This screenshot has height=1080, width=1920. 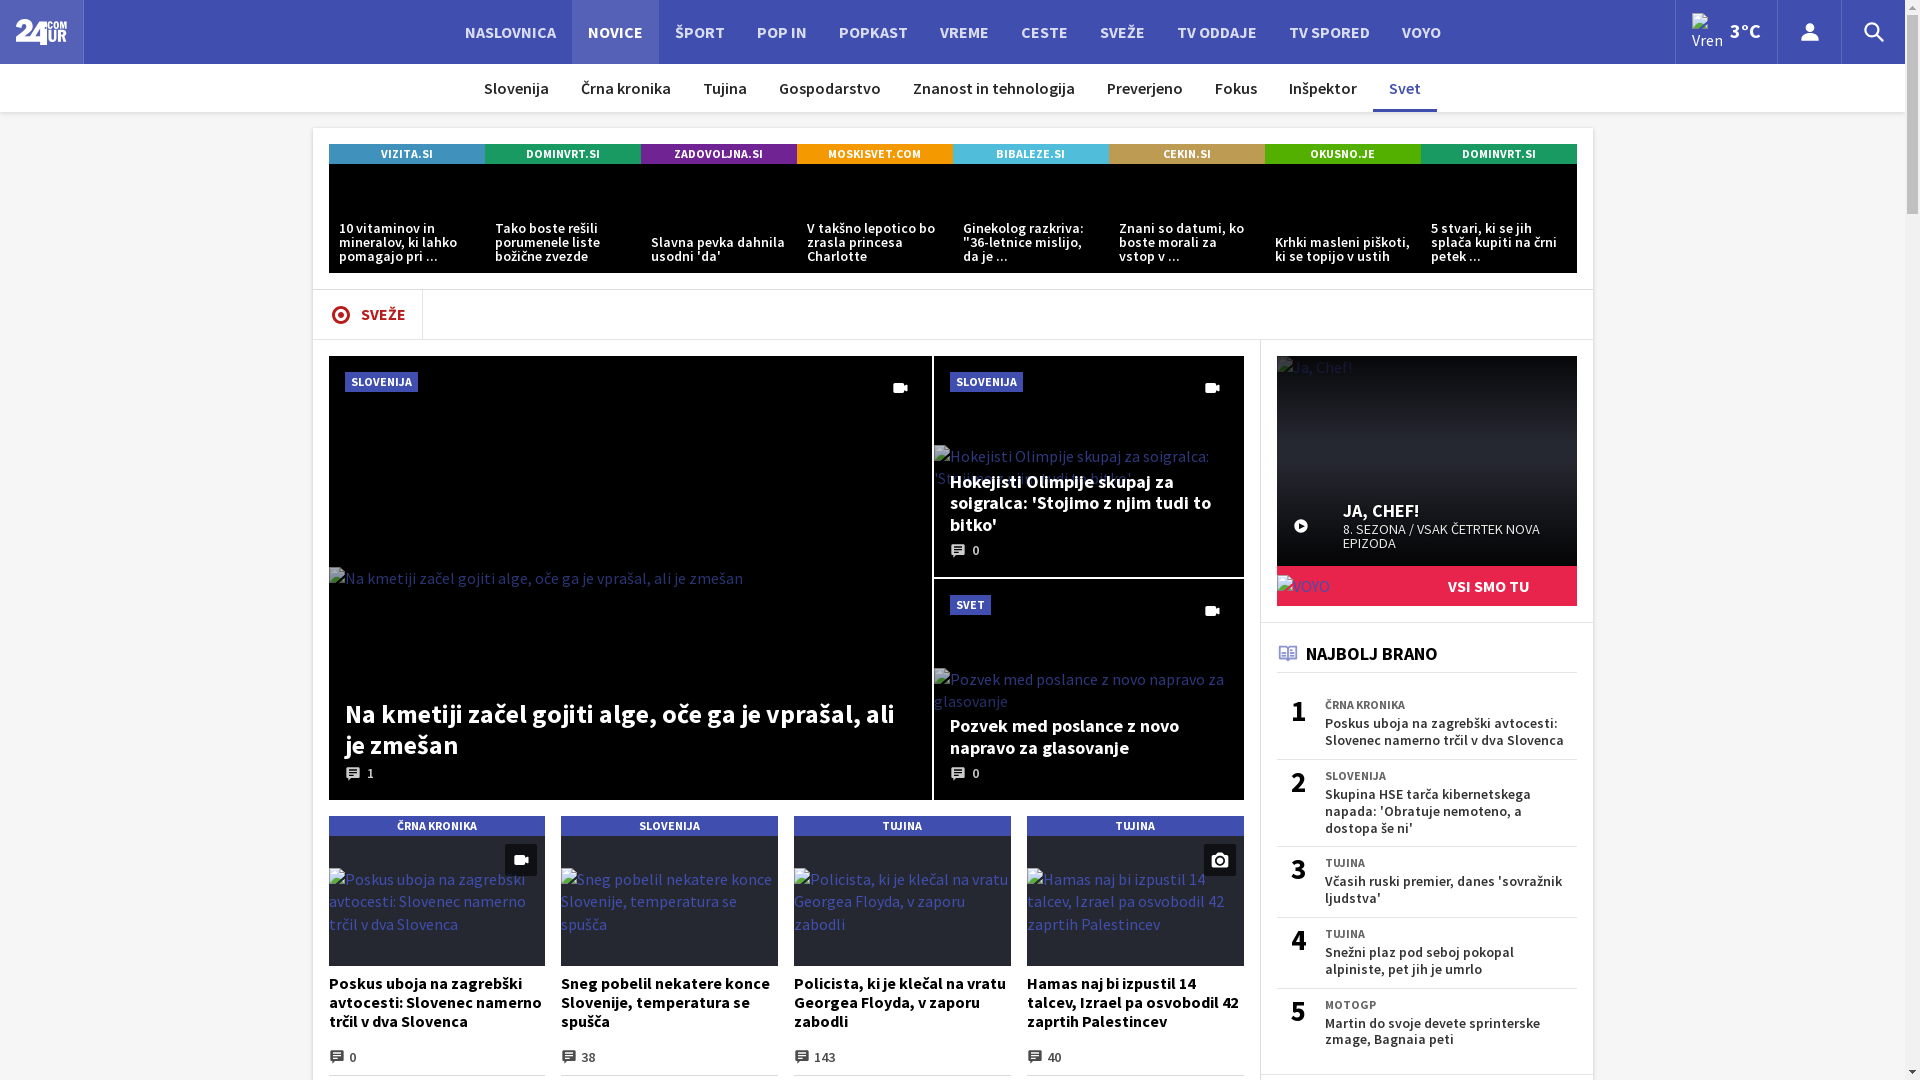 I want to click on 'MOSKISVET.COM', so click(x=795, y=153).